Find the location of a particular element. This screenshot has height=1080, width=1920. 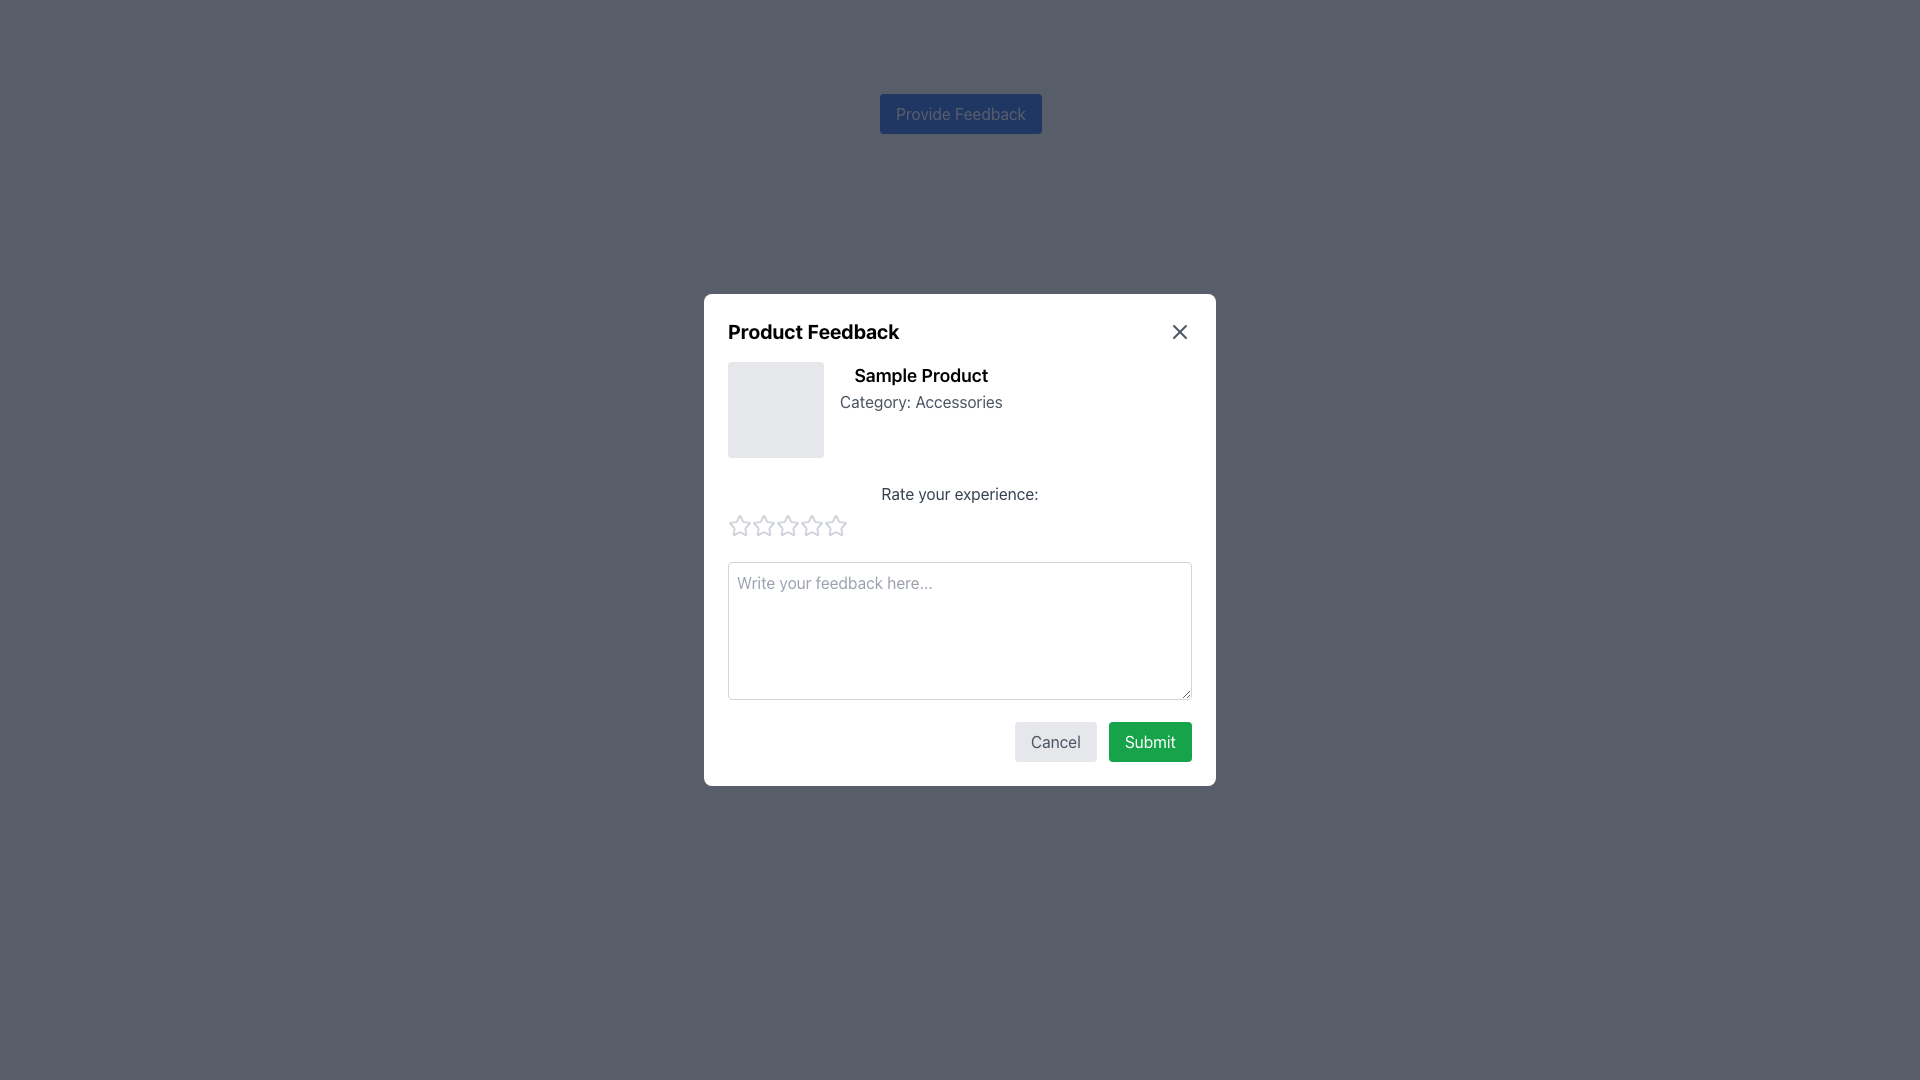

displayed text from the second line of text below the 'Sample Product' header in the modal dialog box is located at coordinates (920, 401).